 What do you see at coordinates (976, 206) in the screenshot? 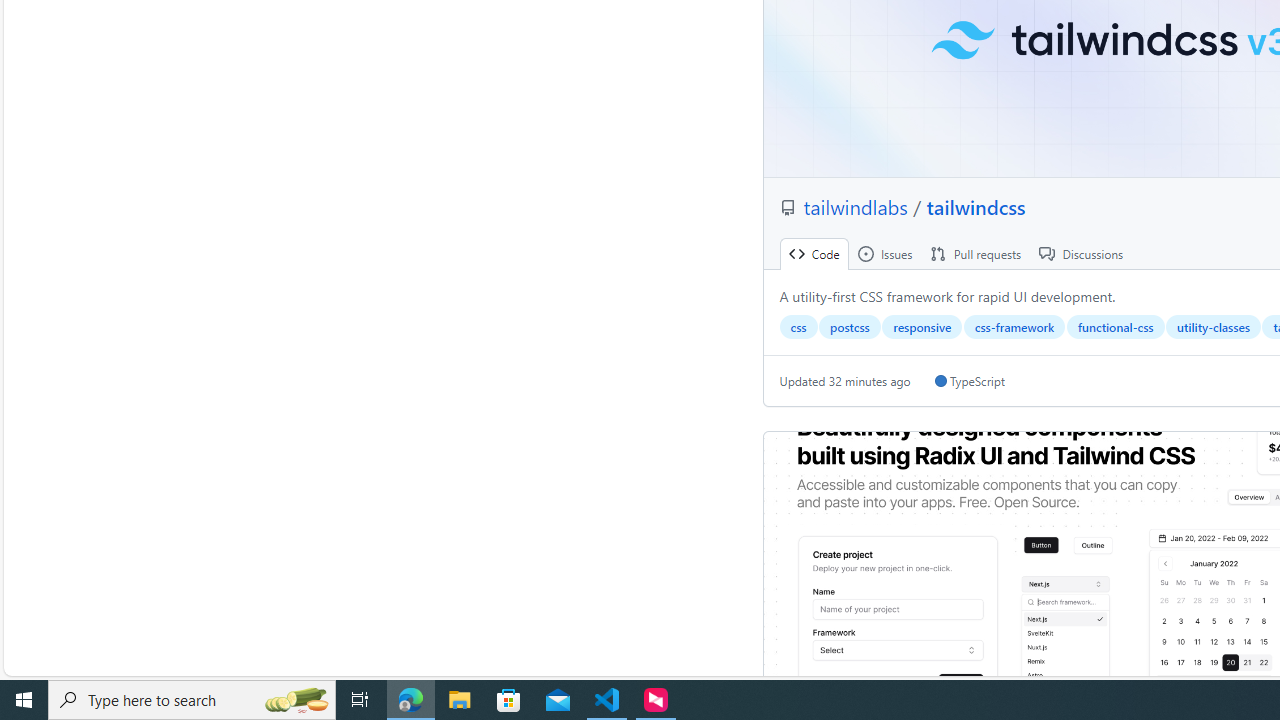
I see `'tailwindcss'` at bounding box center [976, 206].